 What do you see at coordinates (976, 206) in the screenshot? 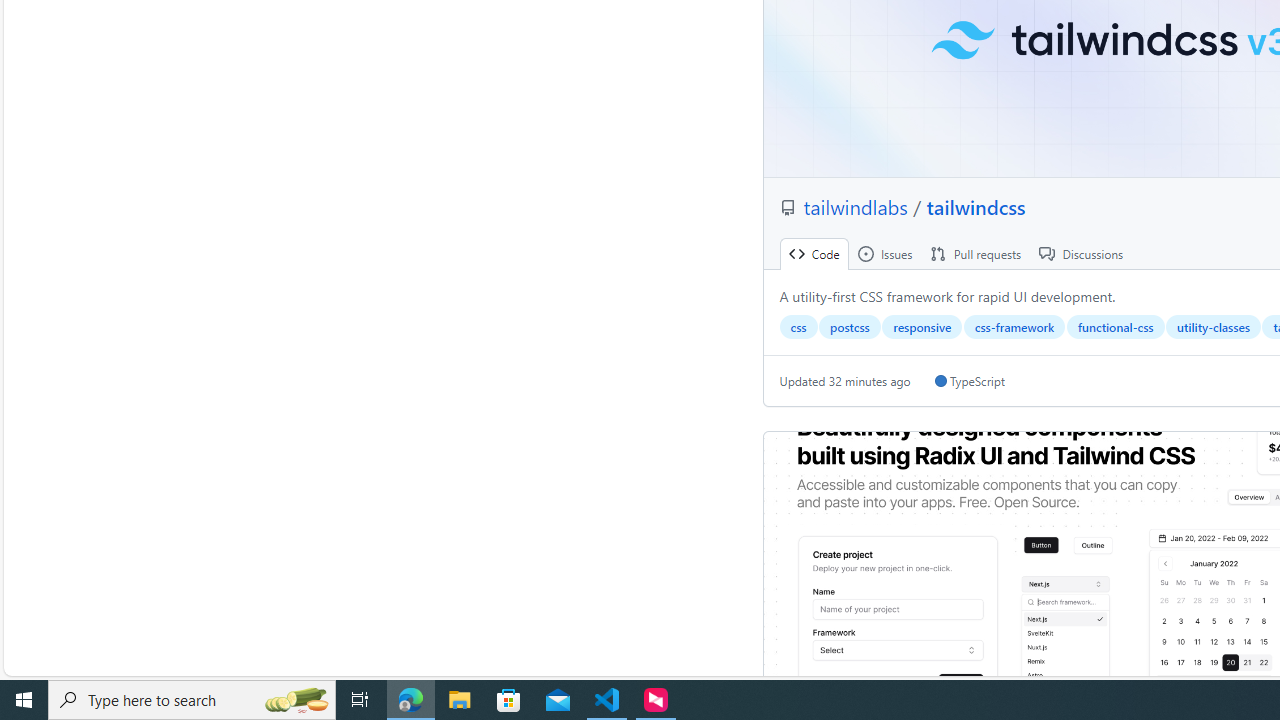
I see `'tailwindcss'` at bounding box center [976, 206].